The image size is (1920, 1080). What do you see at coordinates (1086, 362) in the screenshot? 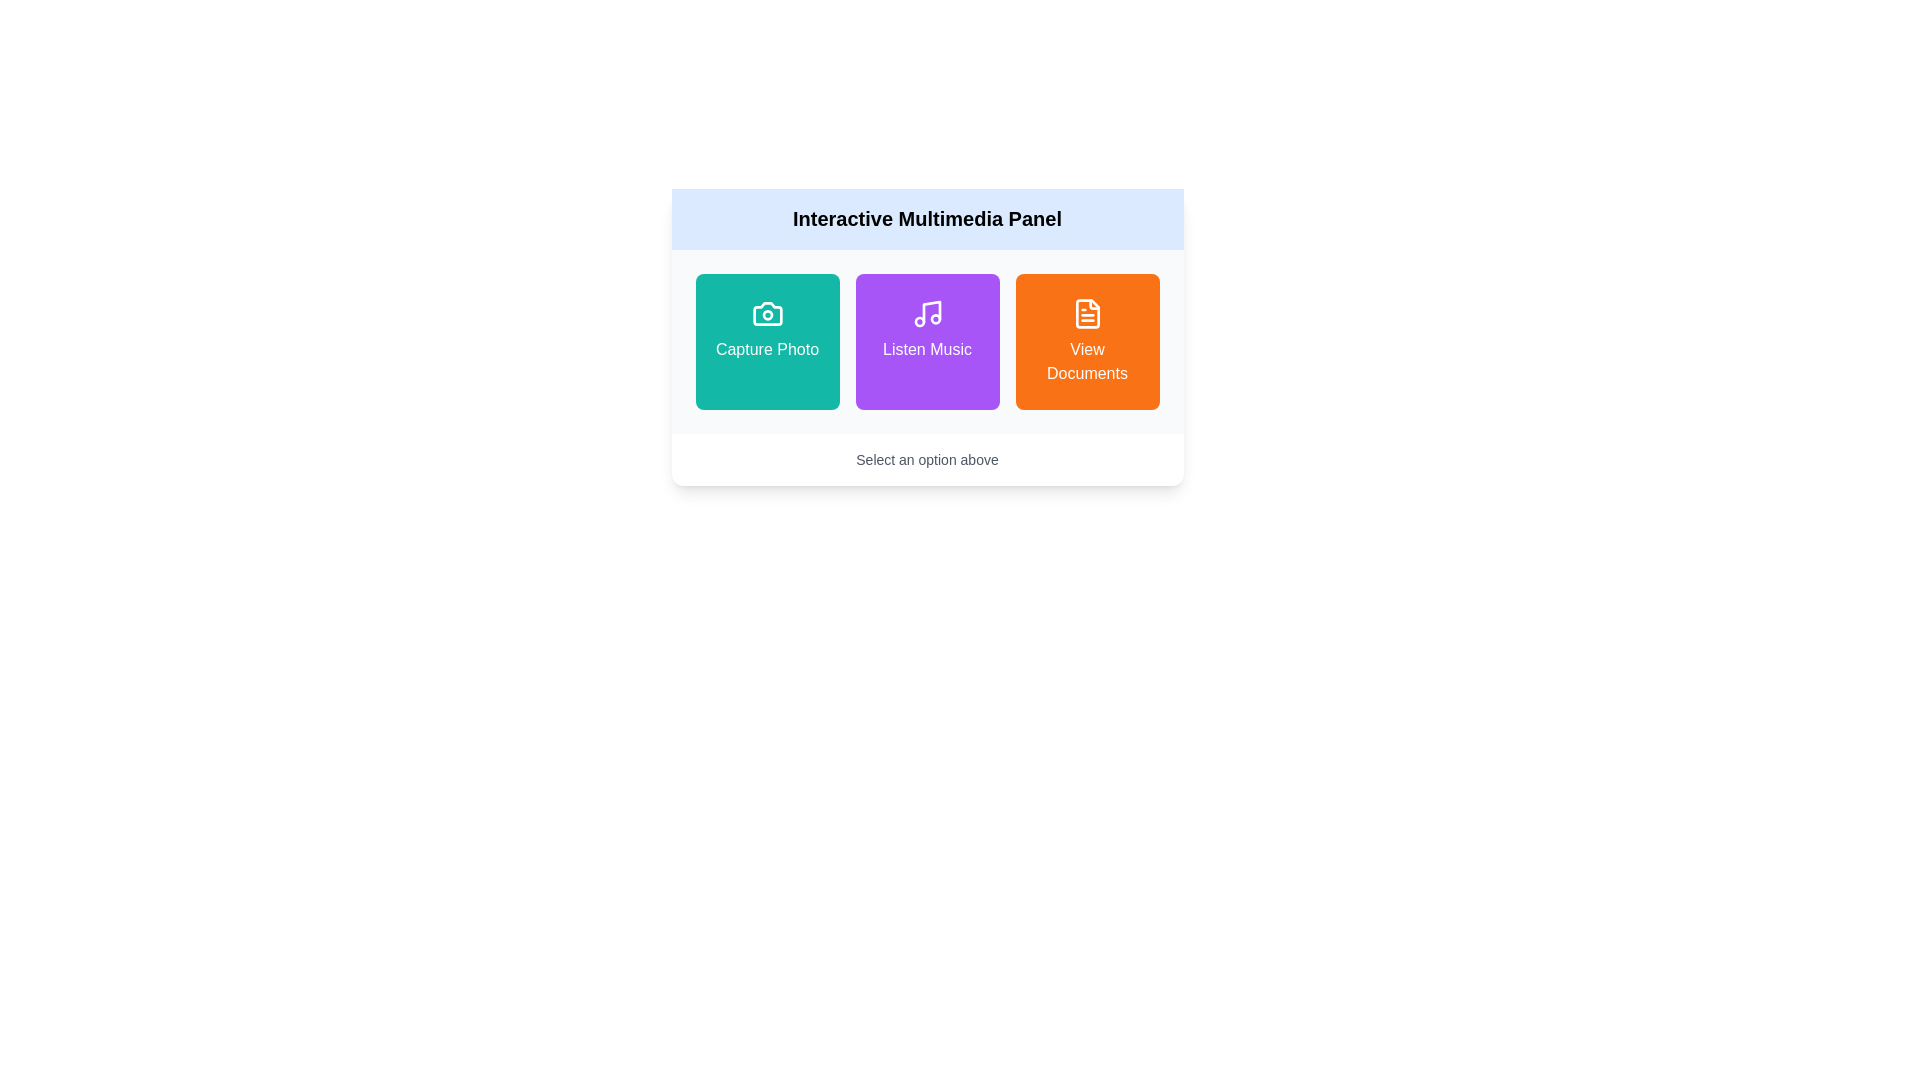
I see `the text label located at the central bottom portion of the orange button that describes the action of viewing documents` at bounding box center [1086, 362].